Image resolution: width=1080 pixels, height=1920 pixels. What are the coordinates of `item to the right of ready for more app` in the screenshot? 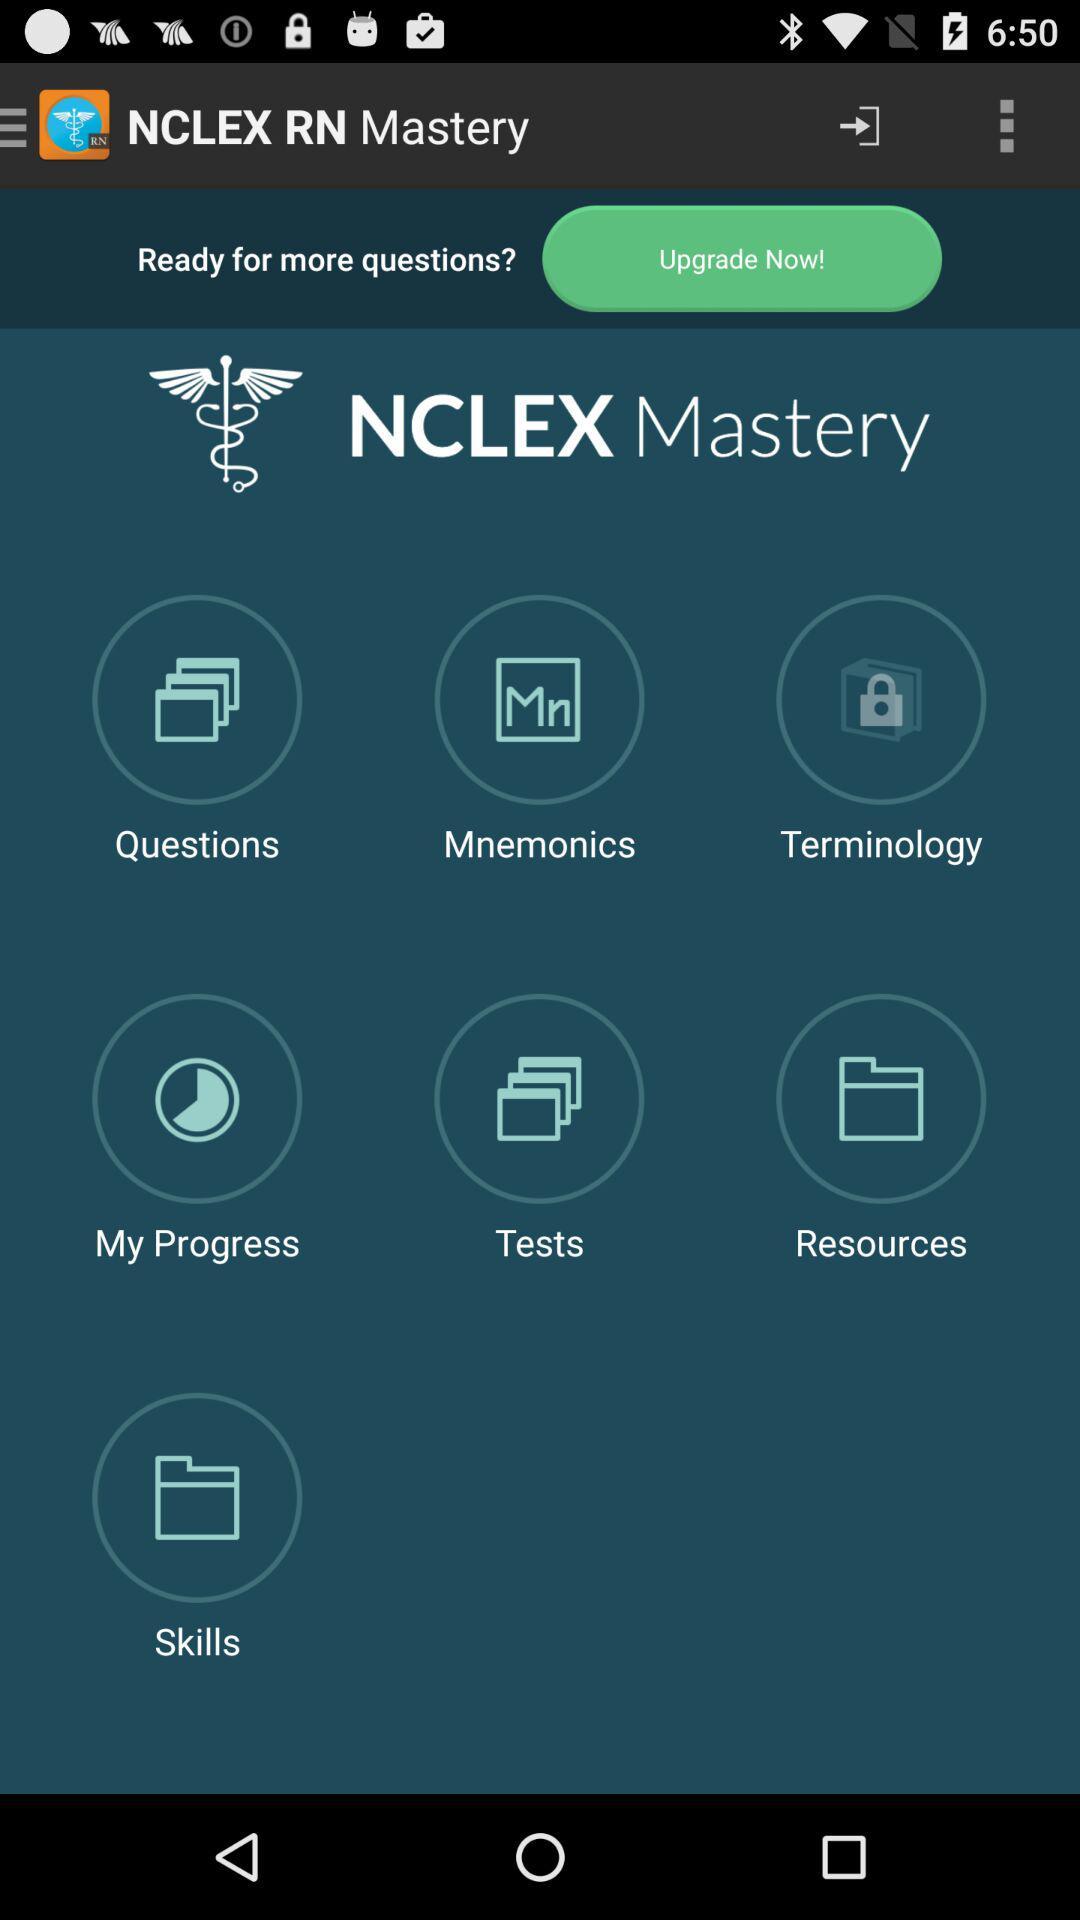 It's located at (742, 257).